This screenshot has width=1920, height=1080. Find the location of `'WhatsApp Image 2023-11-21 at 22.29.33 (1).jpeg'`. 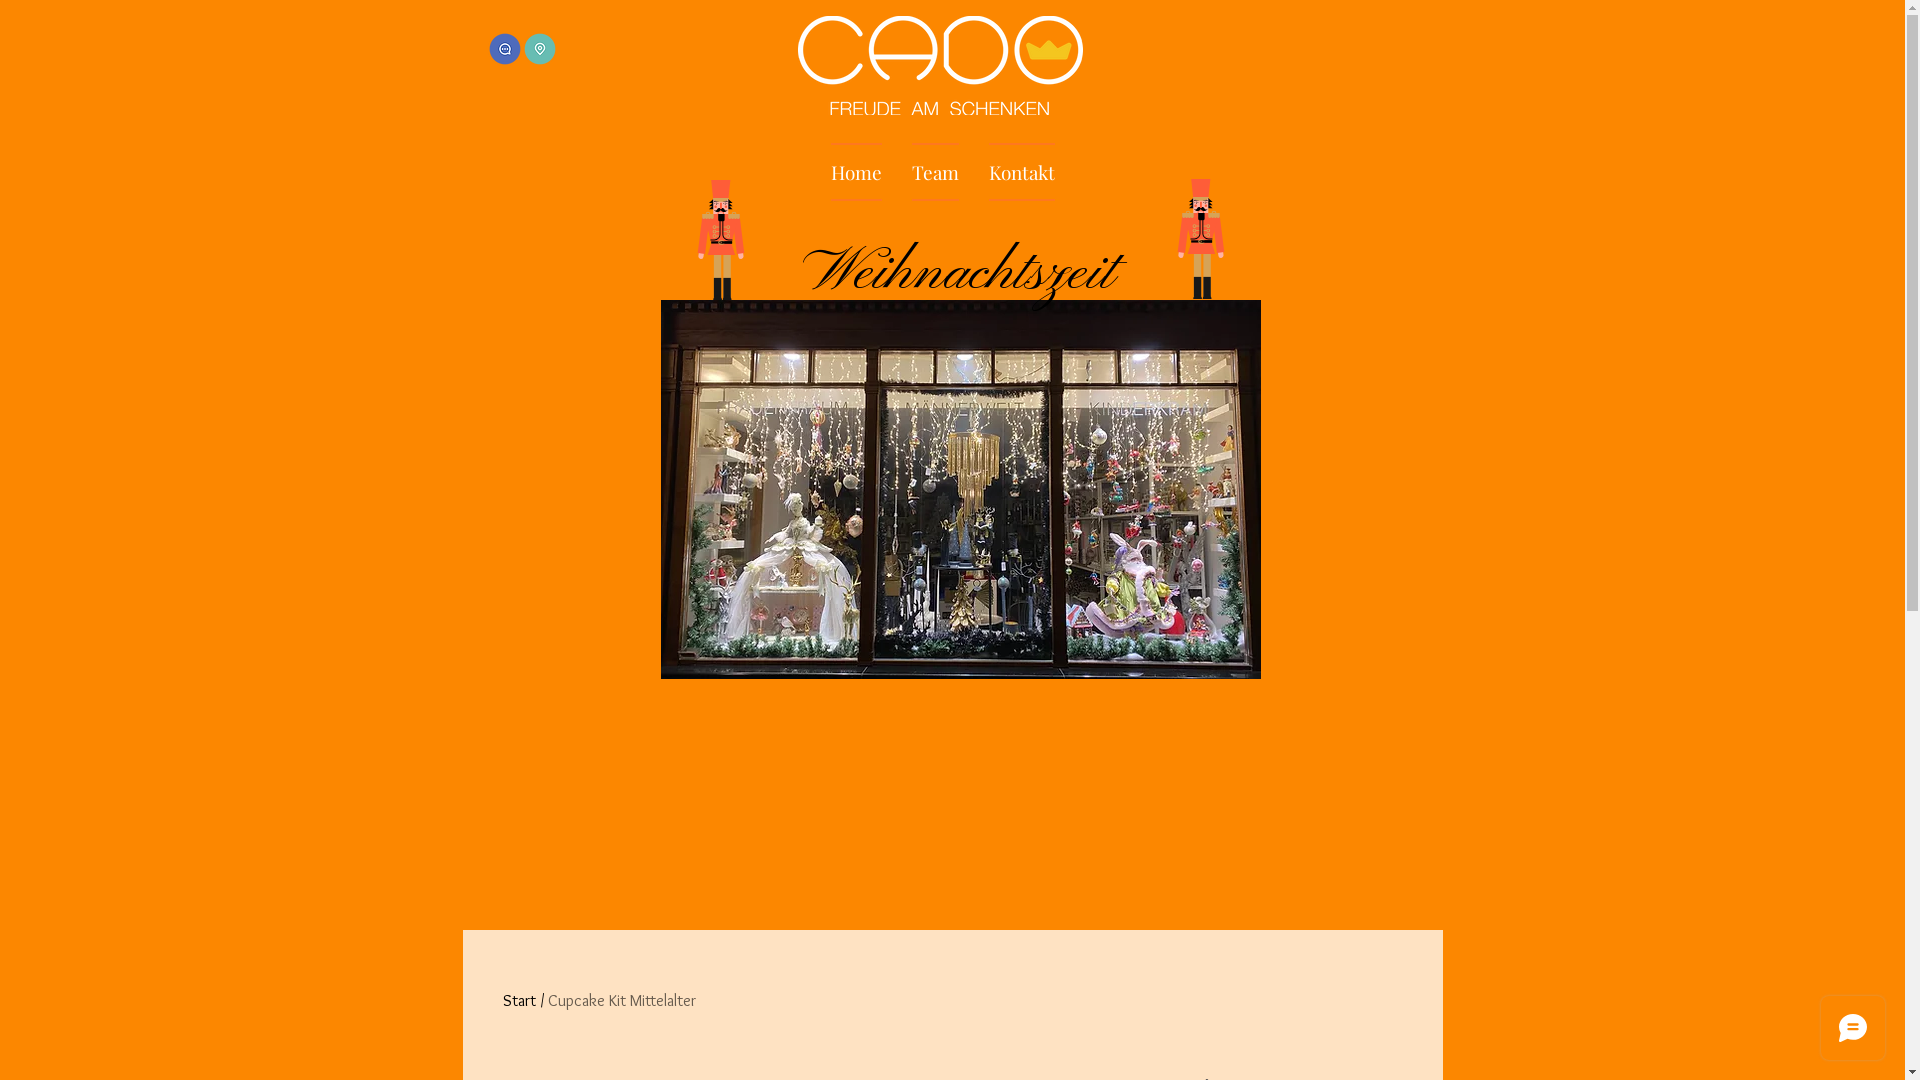

'WhatsApp Image 2023-11-21 at 22.29.33 (1).jpeg' is located at coordinates (960, 489).